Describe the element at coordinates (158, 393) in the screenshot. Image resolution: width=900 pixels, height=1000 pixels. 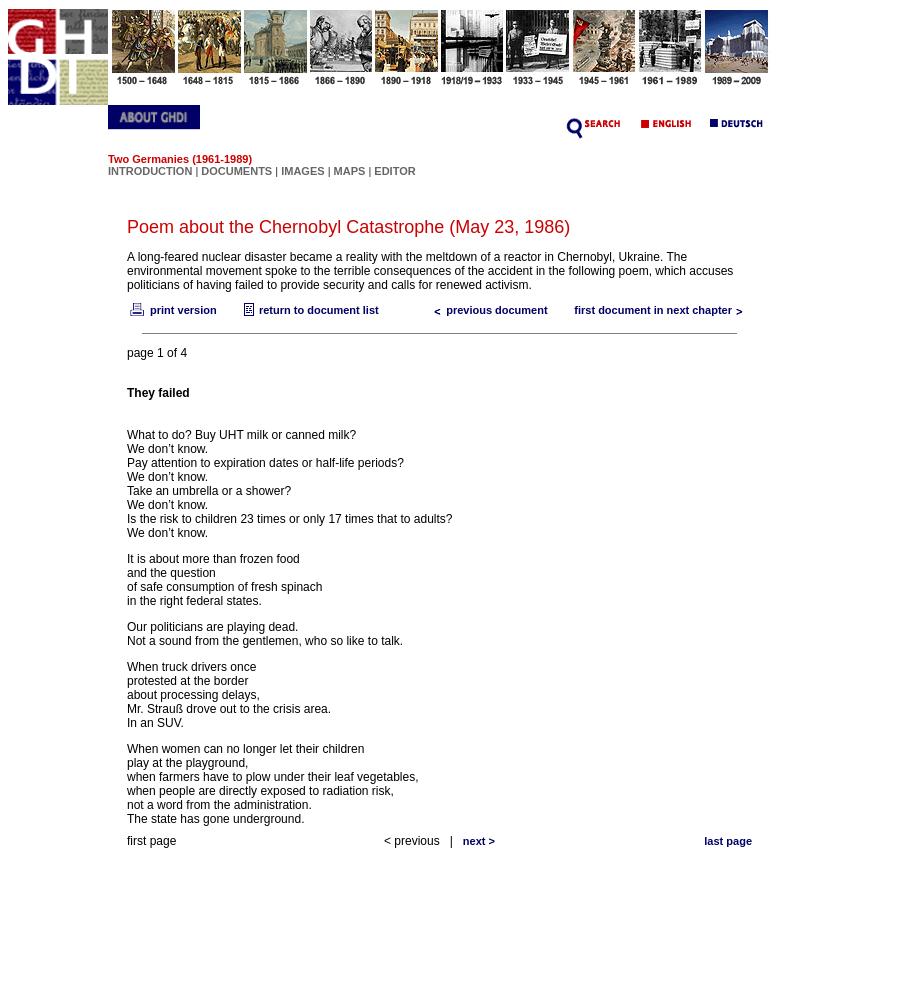
I see `'They failed'` at that location.